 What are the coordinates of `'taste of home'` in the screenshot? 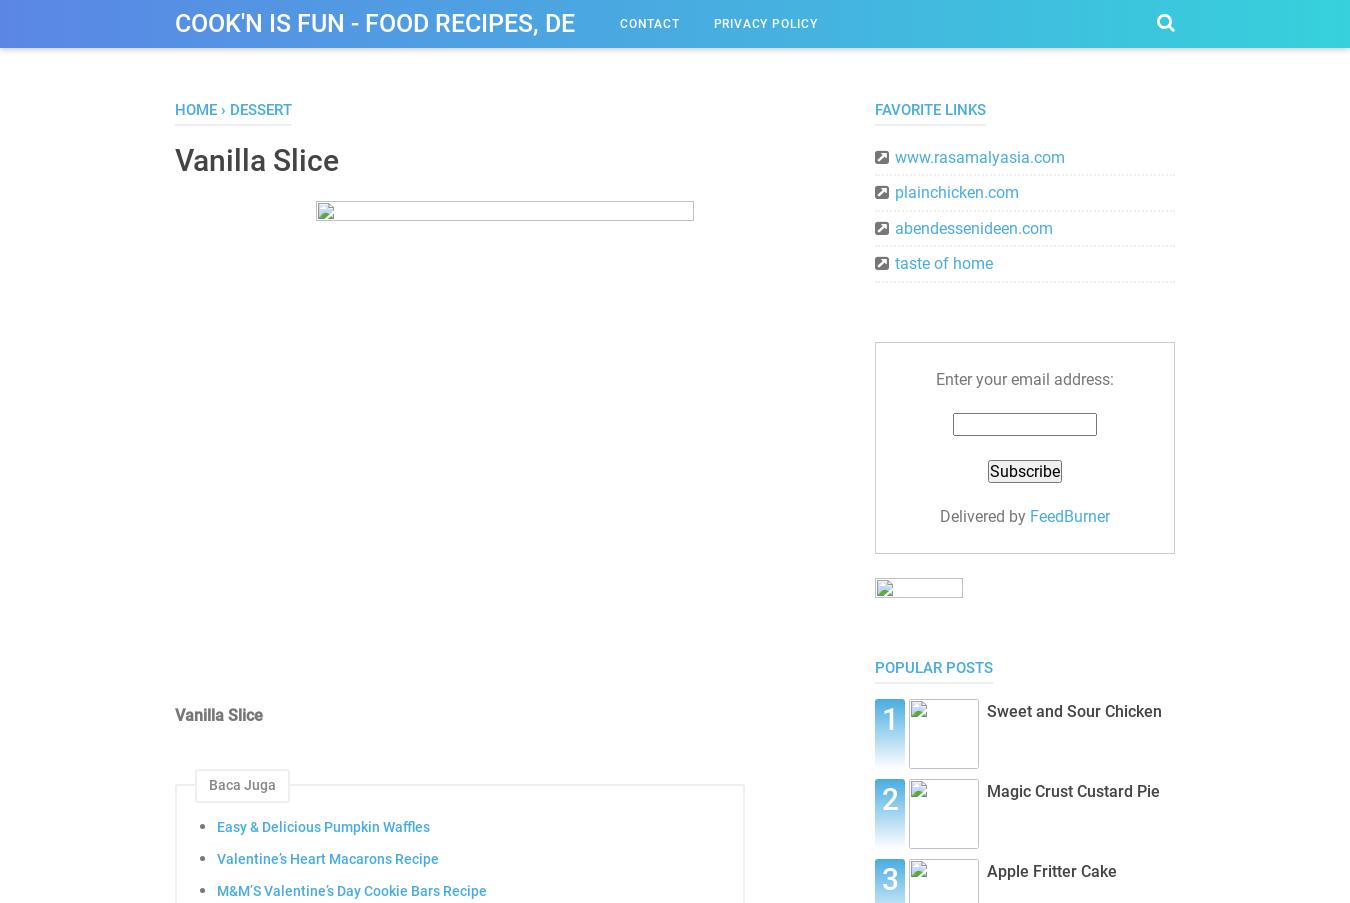 It's located at (943, 262).